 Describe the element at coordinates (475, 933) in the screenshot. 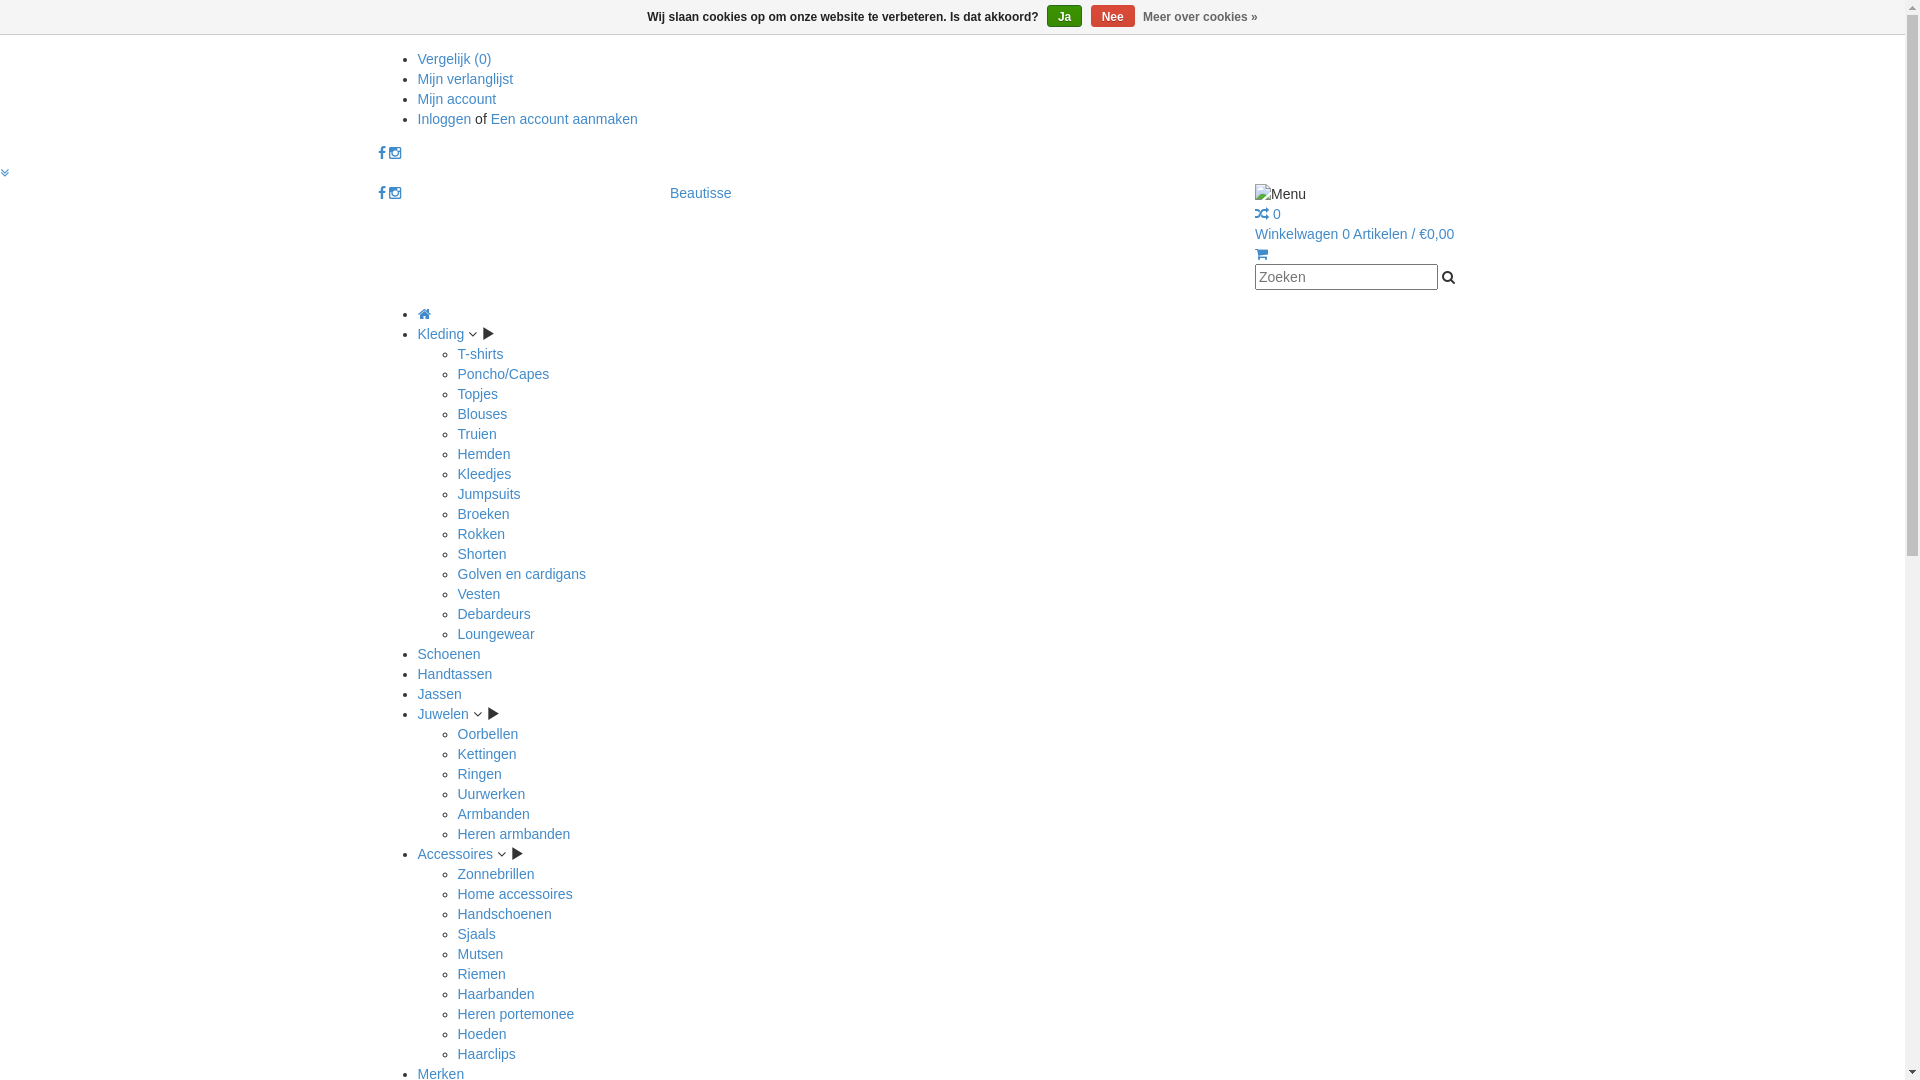

I see `'Sjaals'` at that location.